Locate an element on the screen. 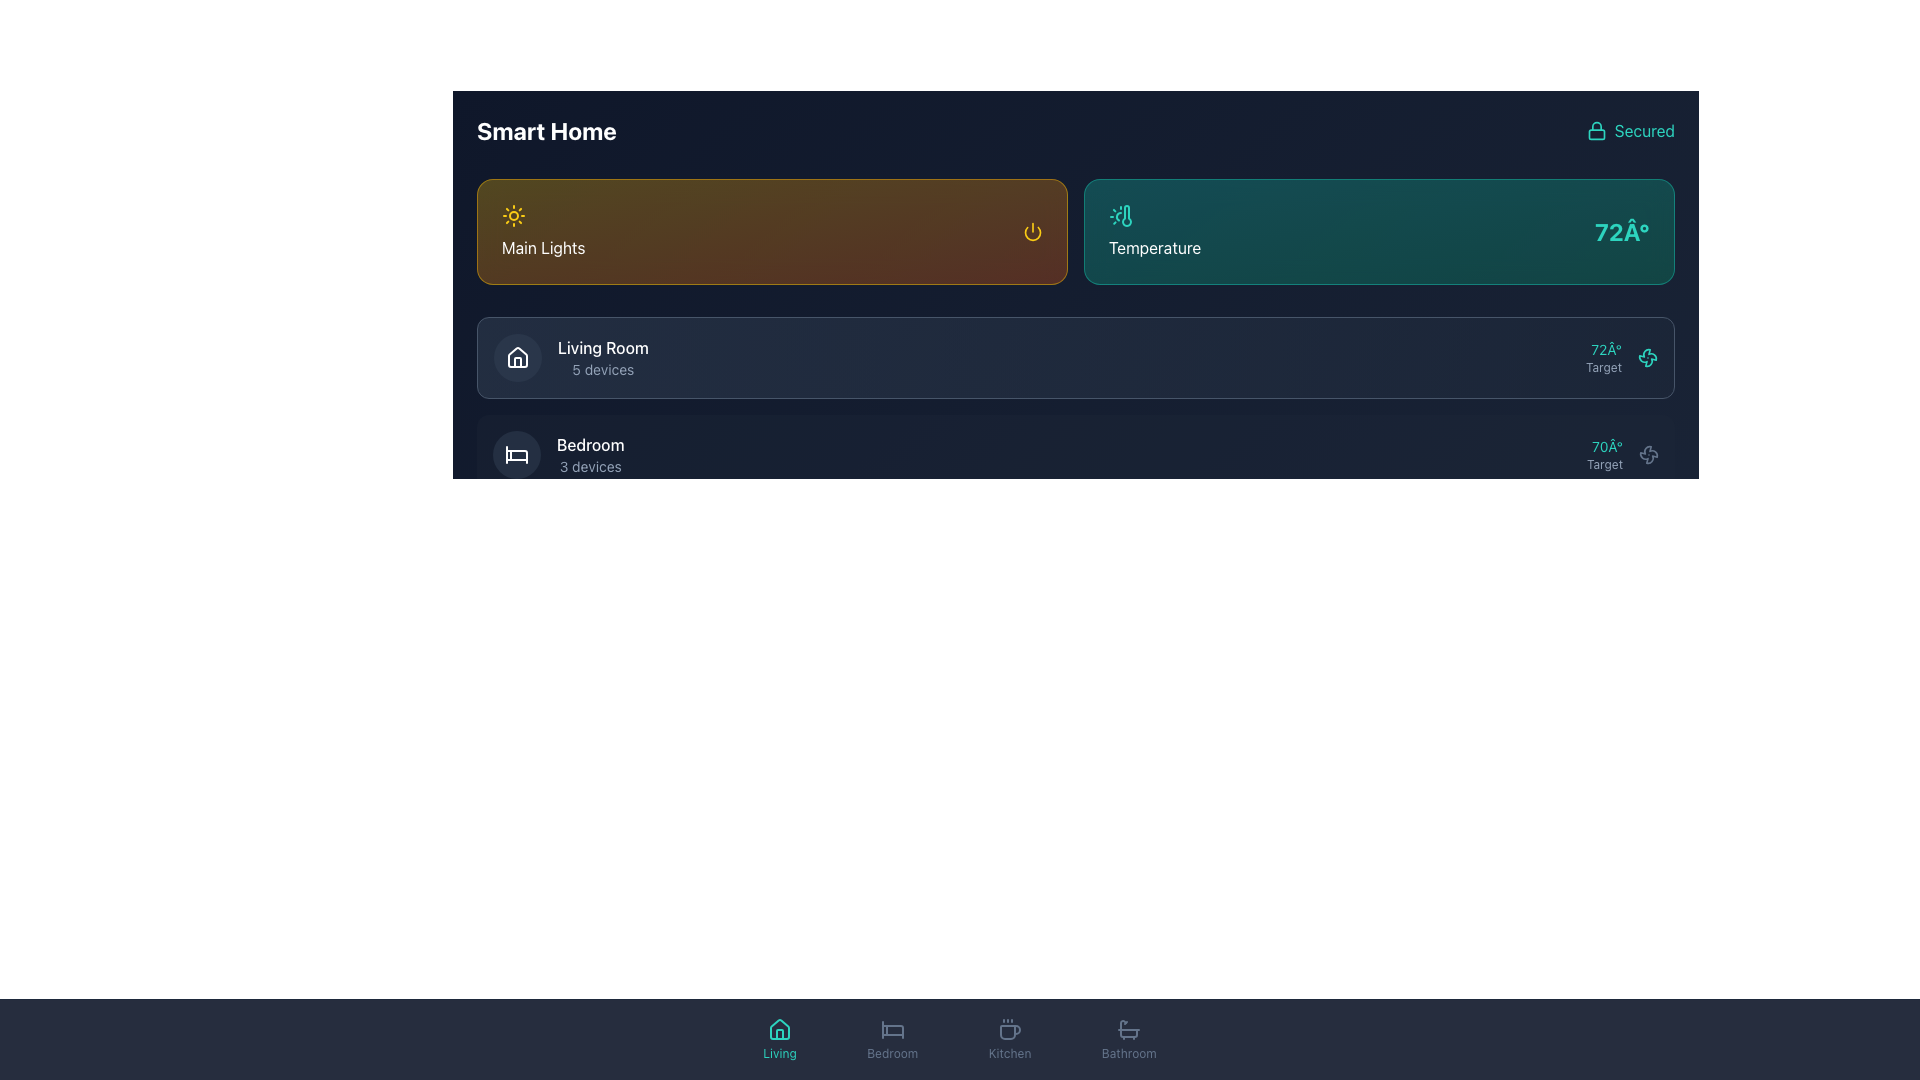 The width and height of the screenshot is (1920, 1080). the 'Bedroom' text label located in the bottom navigation bar, which is styled in grayish color and centered below a bed icon is located at coordinates (891, 1052).